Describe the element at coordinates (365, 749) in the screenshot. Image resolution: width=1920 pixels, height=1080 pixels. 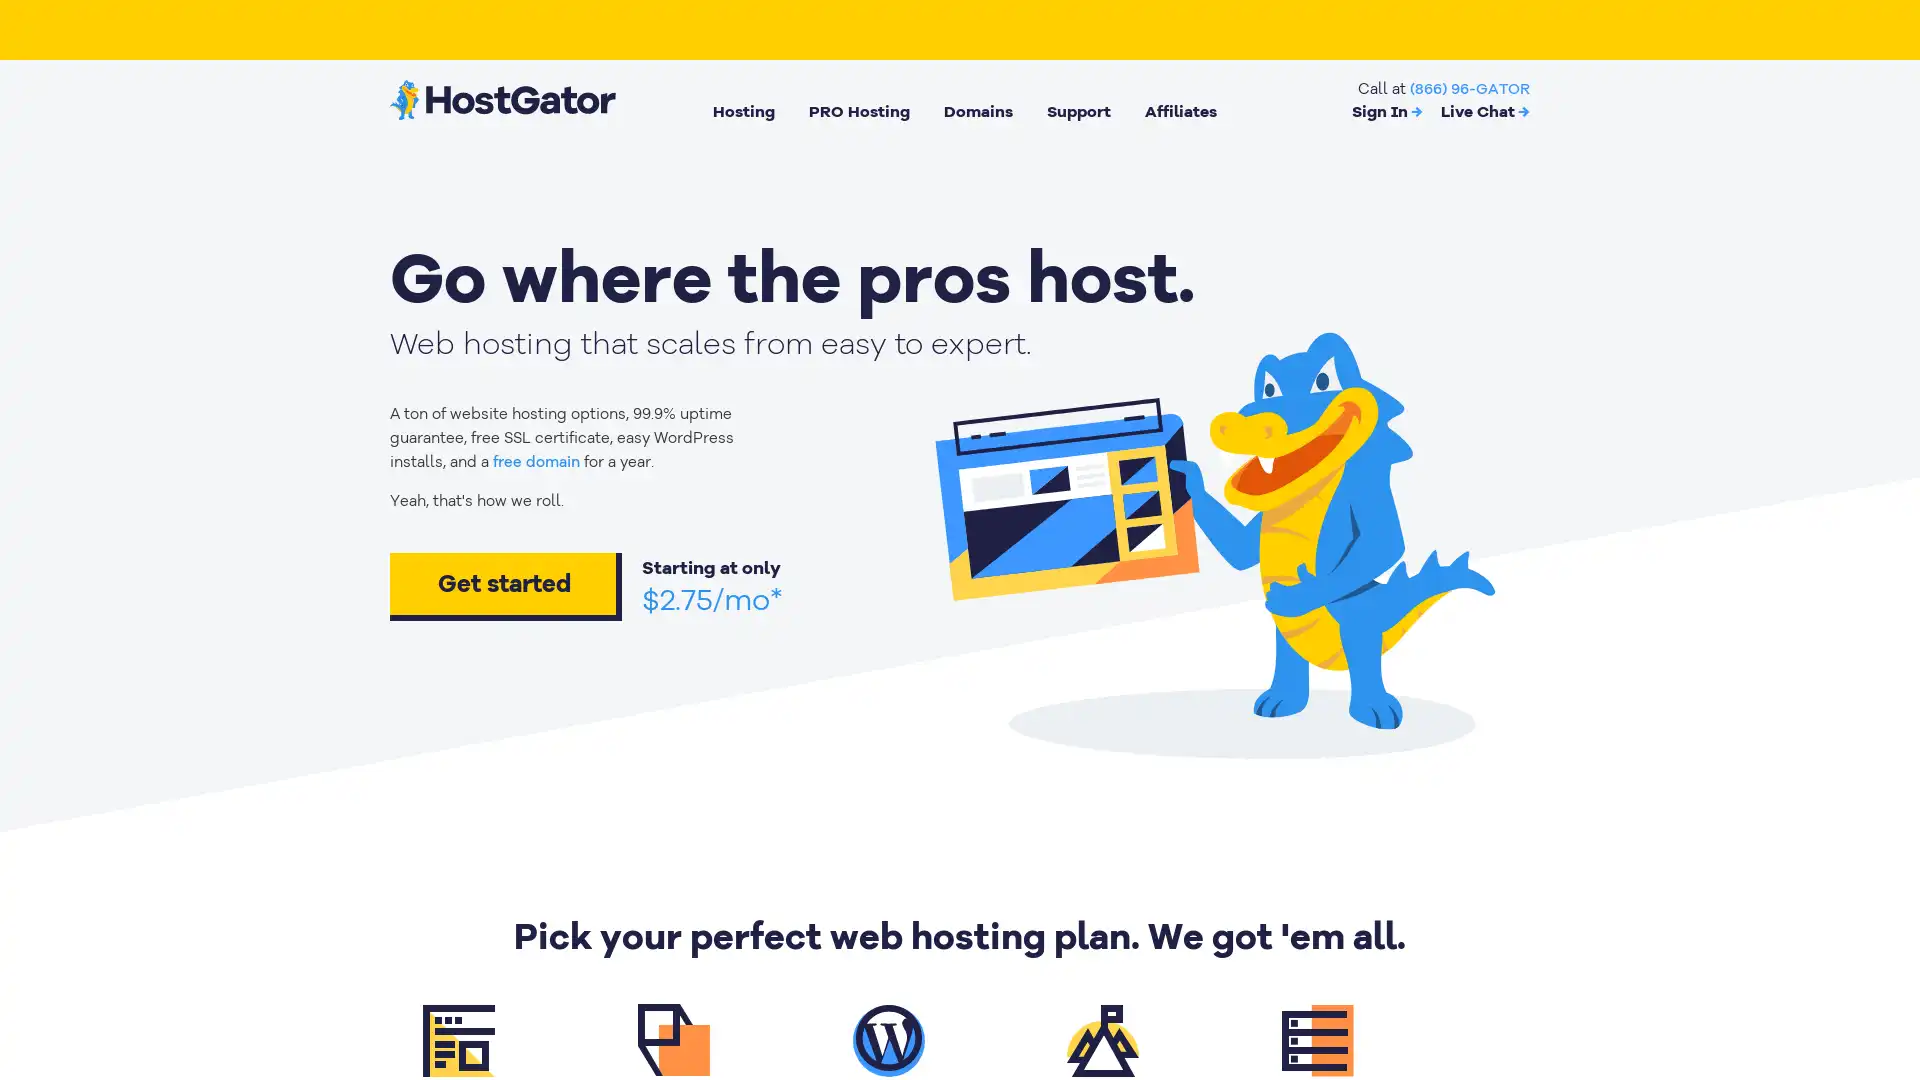
I see `Close` at that location.